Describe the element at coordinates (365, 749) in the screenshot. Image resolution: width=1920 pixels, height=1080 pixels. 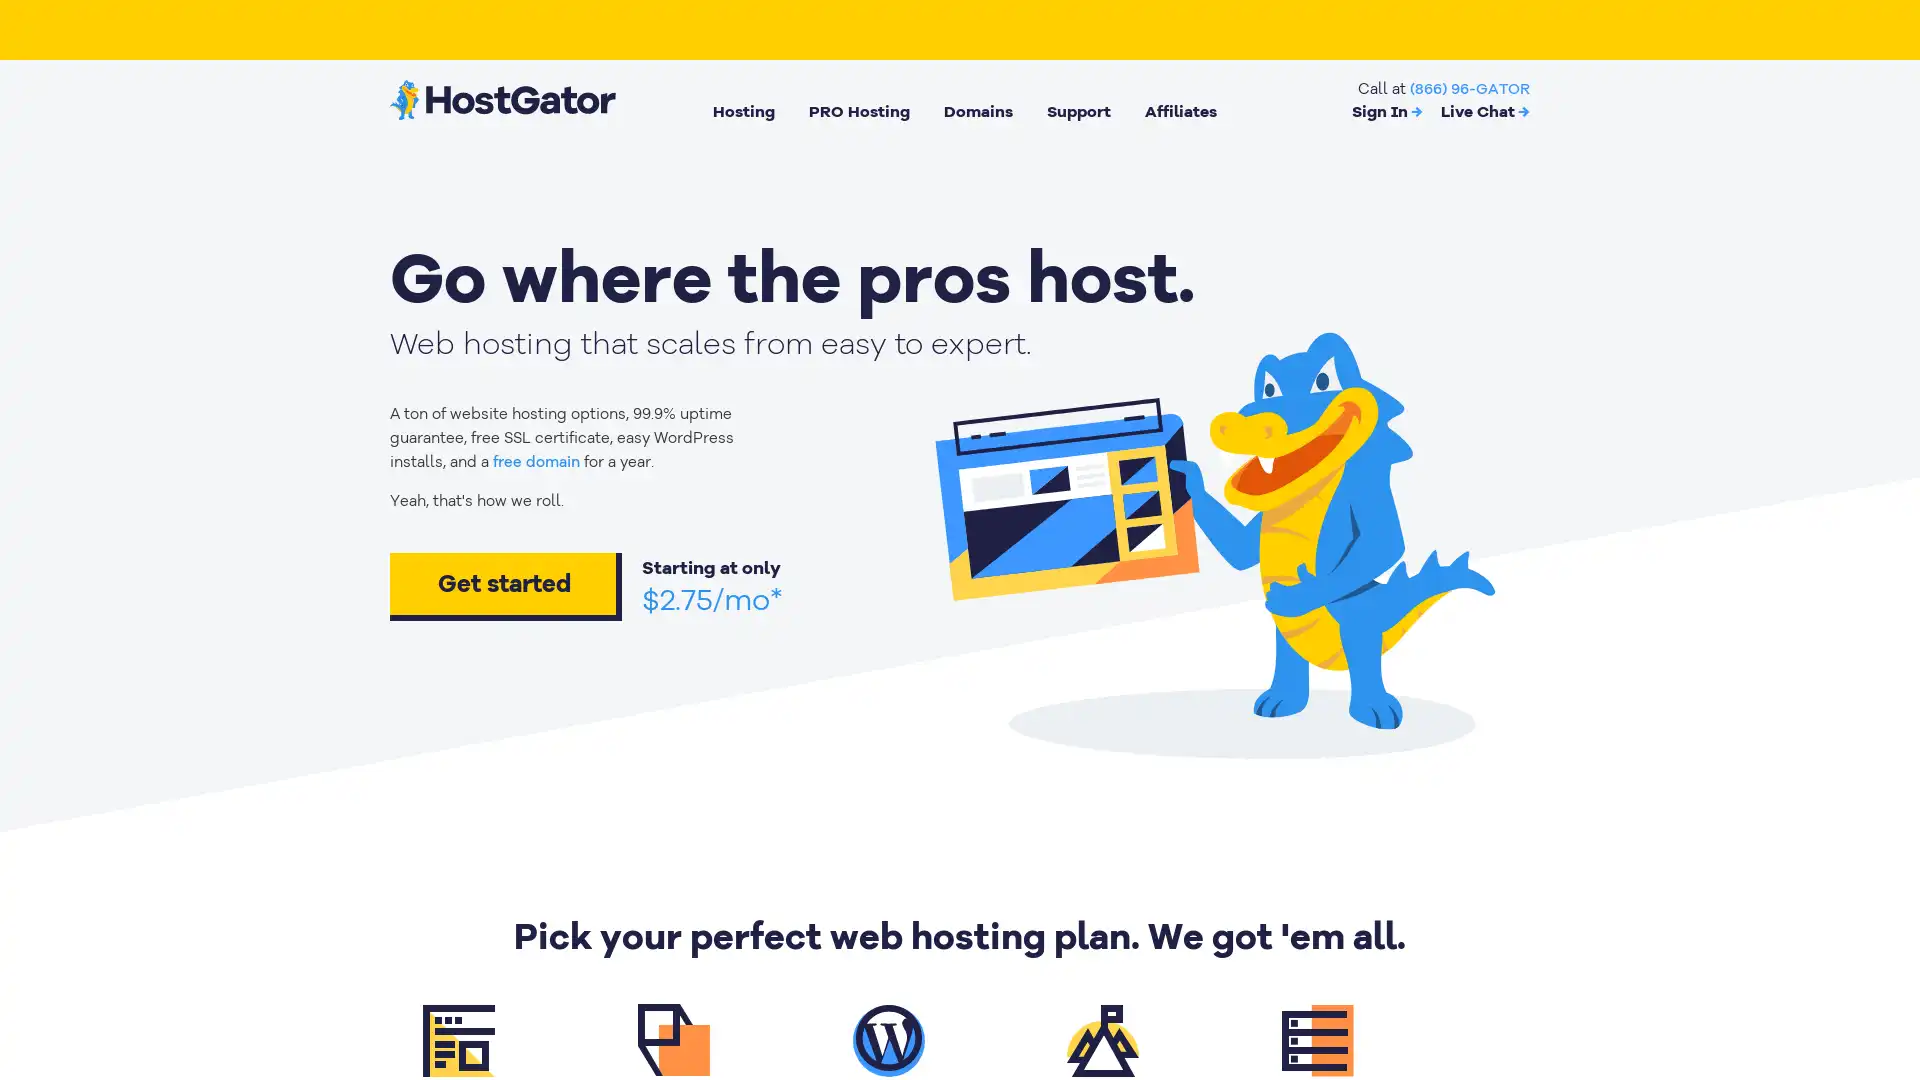
I see `Close` at that location.